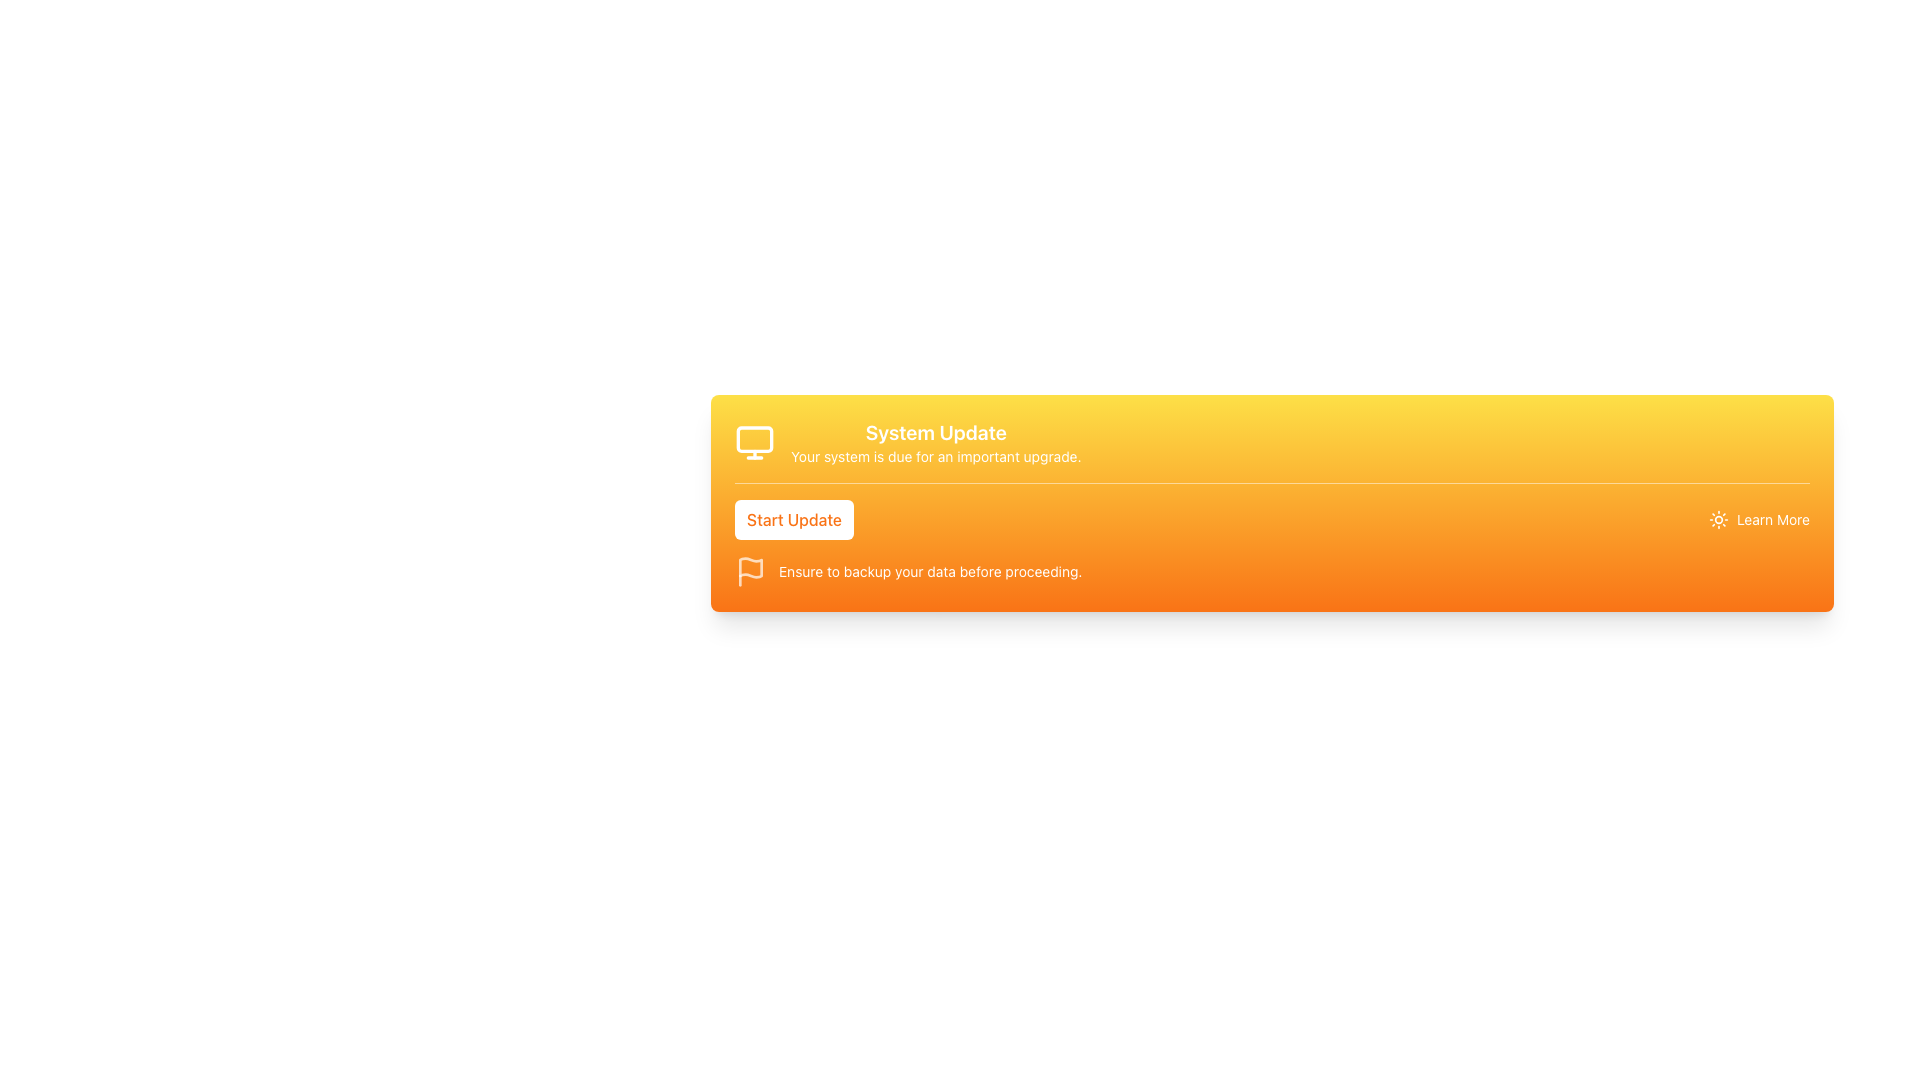 This screenshot has width=1920, height=1080. What do you see at coordinates (749, 571) in the screenshot?
I see `the flag icon, which is styled with a white color on a semi-transparent background, located to the left of the text caption 'Ensure to backup your data before proceeding.'` at bounding box center [749, 571].